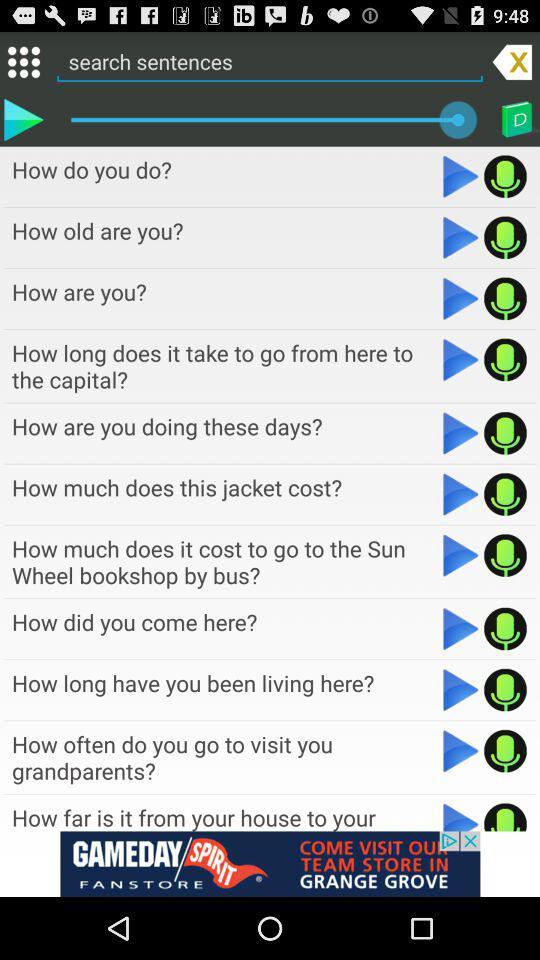  I want to click on microphone, so click(504, 816).